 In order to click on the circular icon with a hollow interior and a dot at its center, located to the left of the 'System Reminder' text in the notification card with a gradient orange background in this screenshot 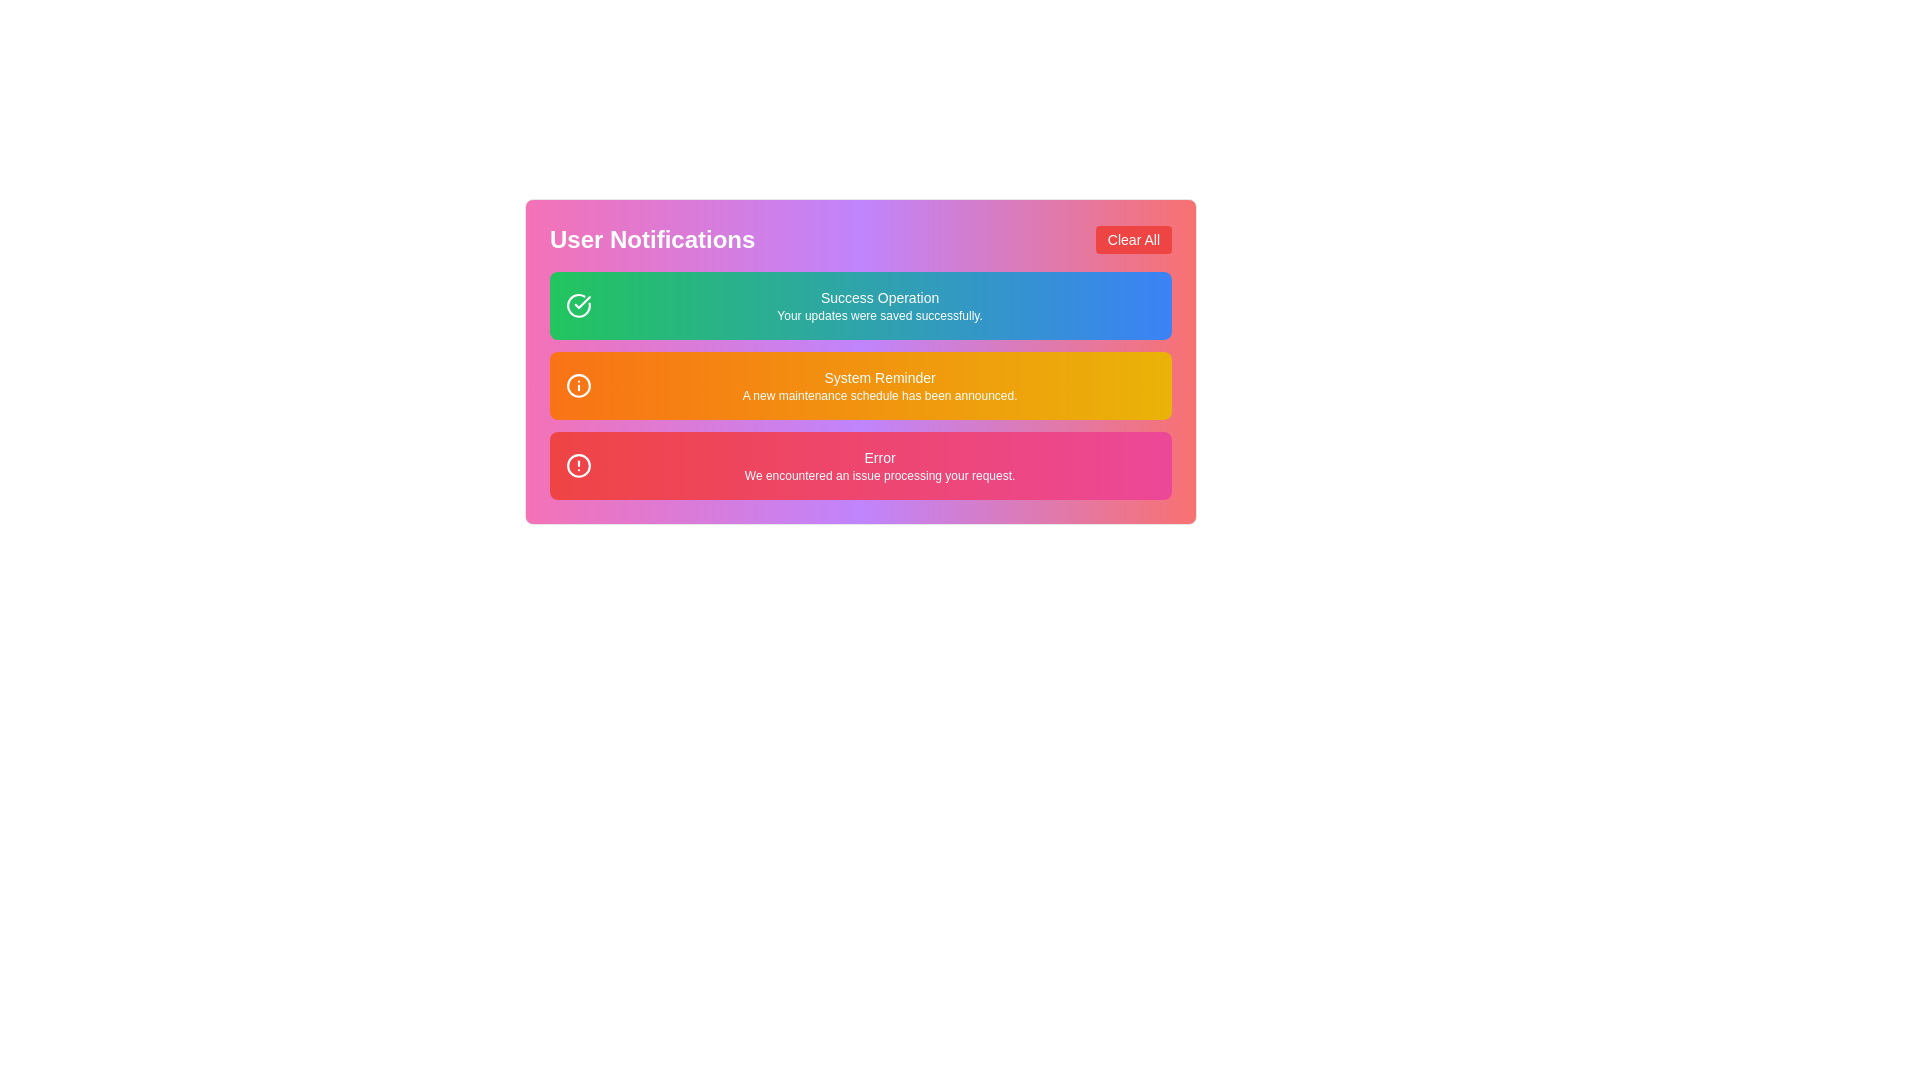, I will do `click(578, 385)`.